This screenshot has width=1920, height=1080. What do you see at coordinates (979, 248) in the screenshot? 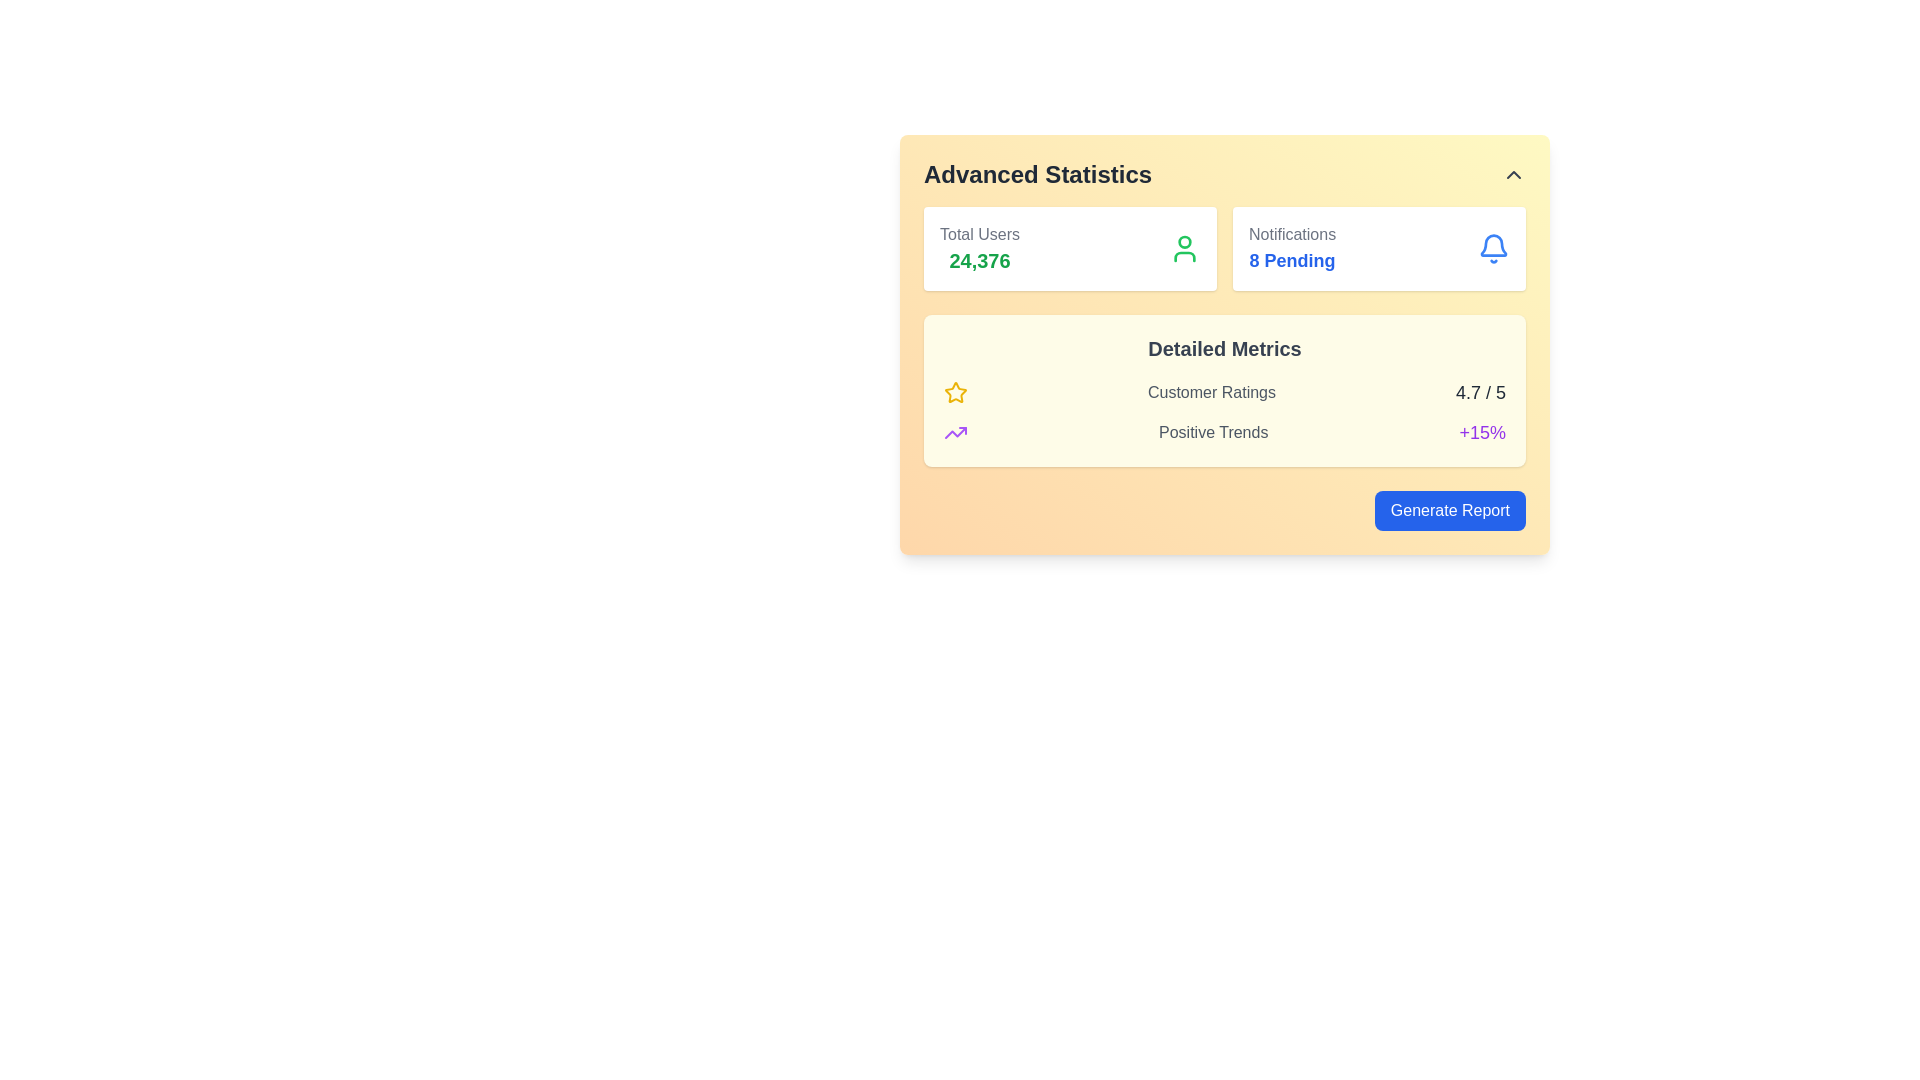
I see `the Text Block displaying the total number of users, located in the upper-left section of the 'Advanced Statistics' card, next to the user icon and notification section` at bounding box center [979, 248].